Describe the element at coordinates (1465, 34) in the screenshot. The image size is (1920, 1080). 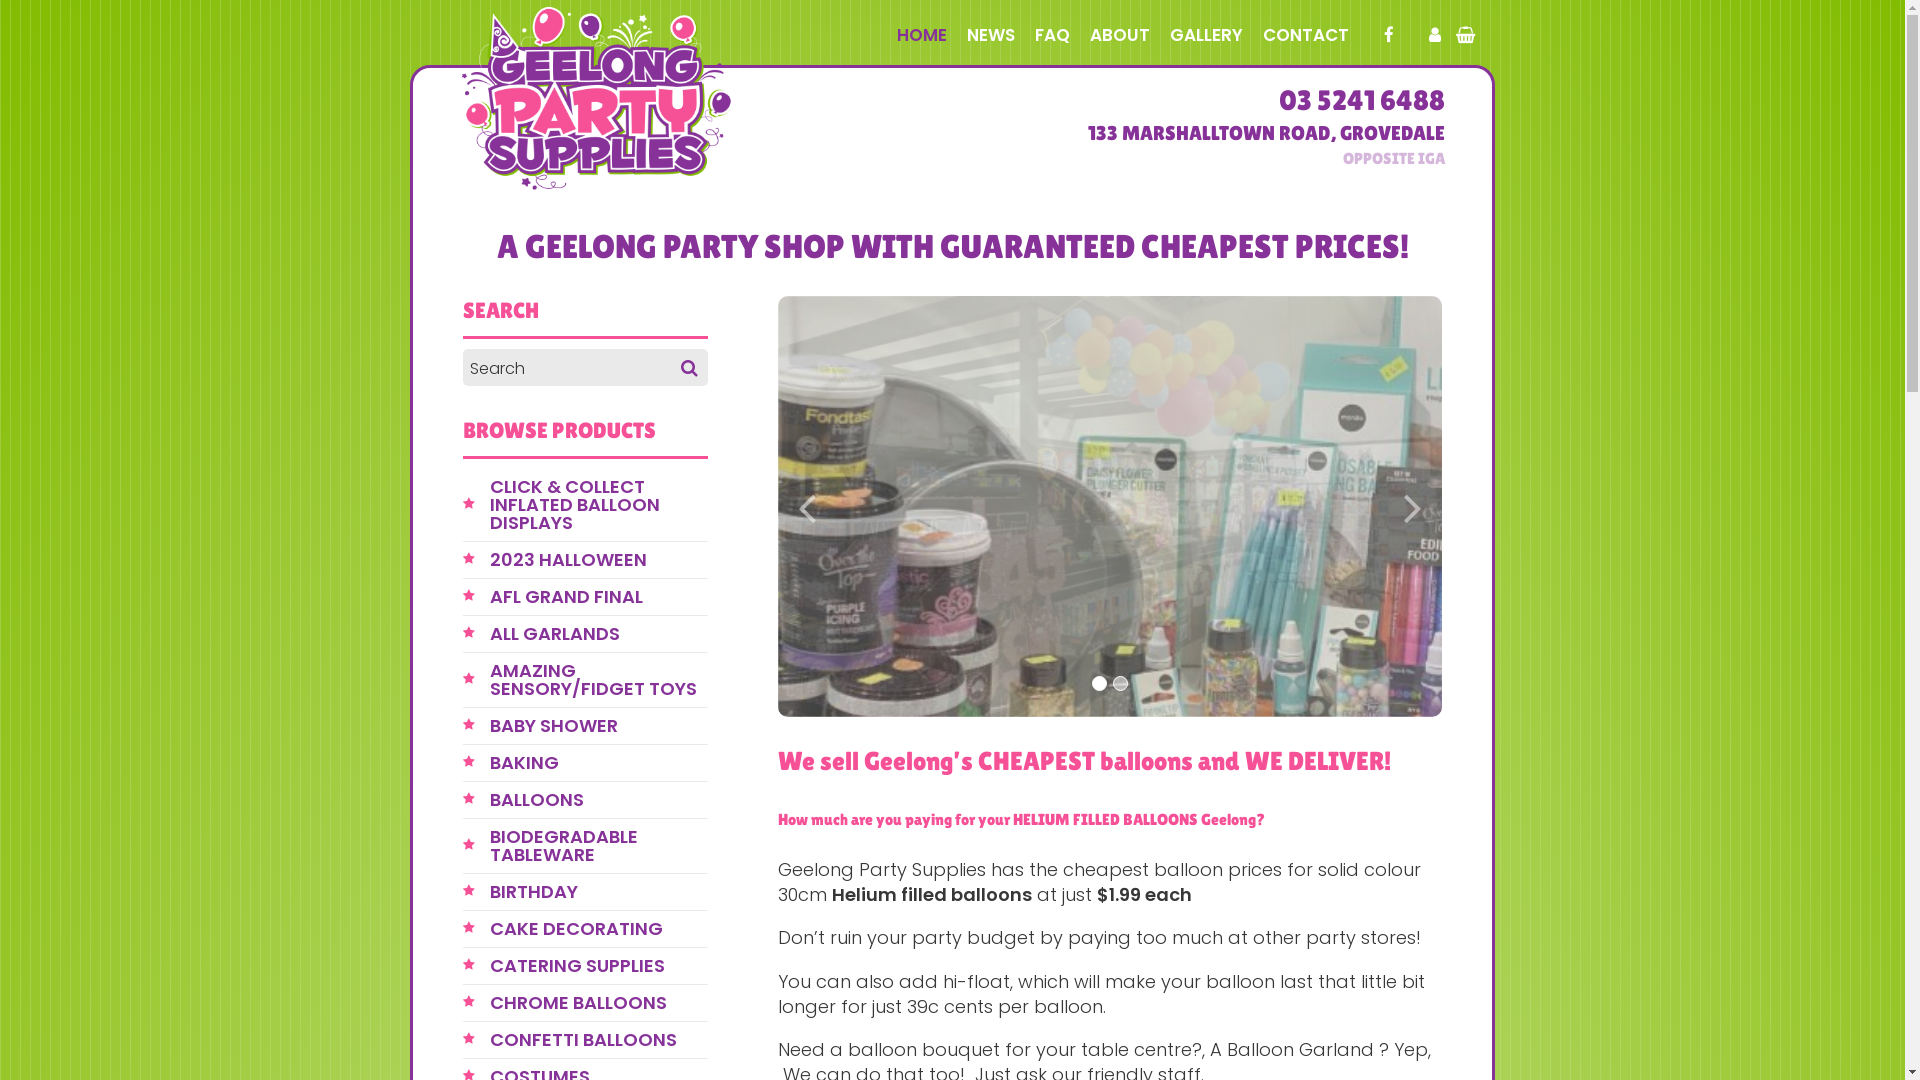
I see `'View your shopping cart'` at that location.